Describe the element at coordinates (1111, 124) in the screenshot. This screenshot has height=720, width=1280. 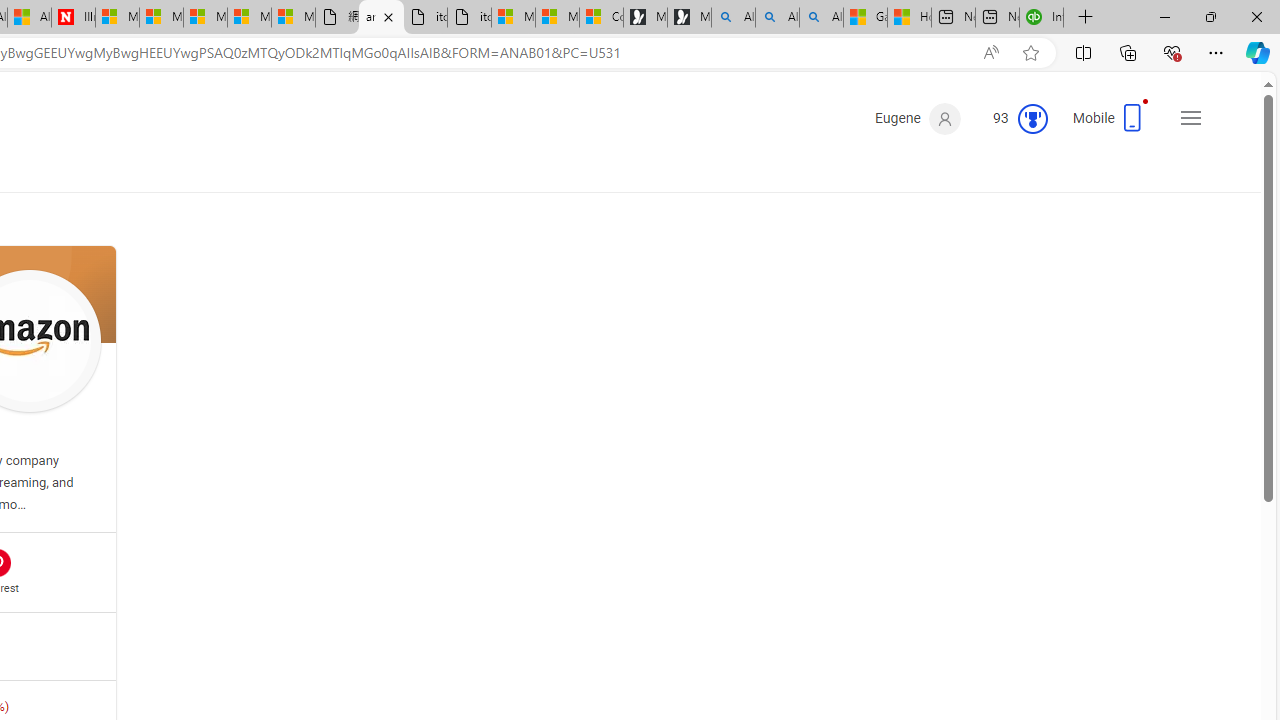
I see `'Mobile'` at that location.